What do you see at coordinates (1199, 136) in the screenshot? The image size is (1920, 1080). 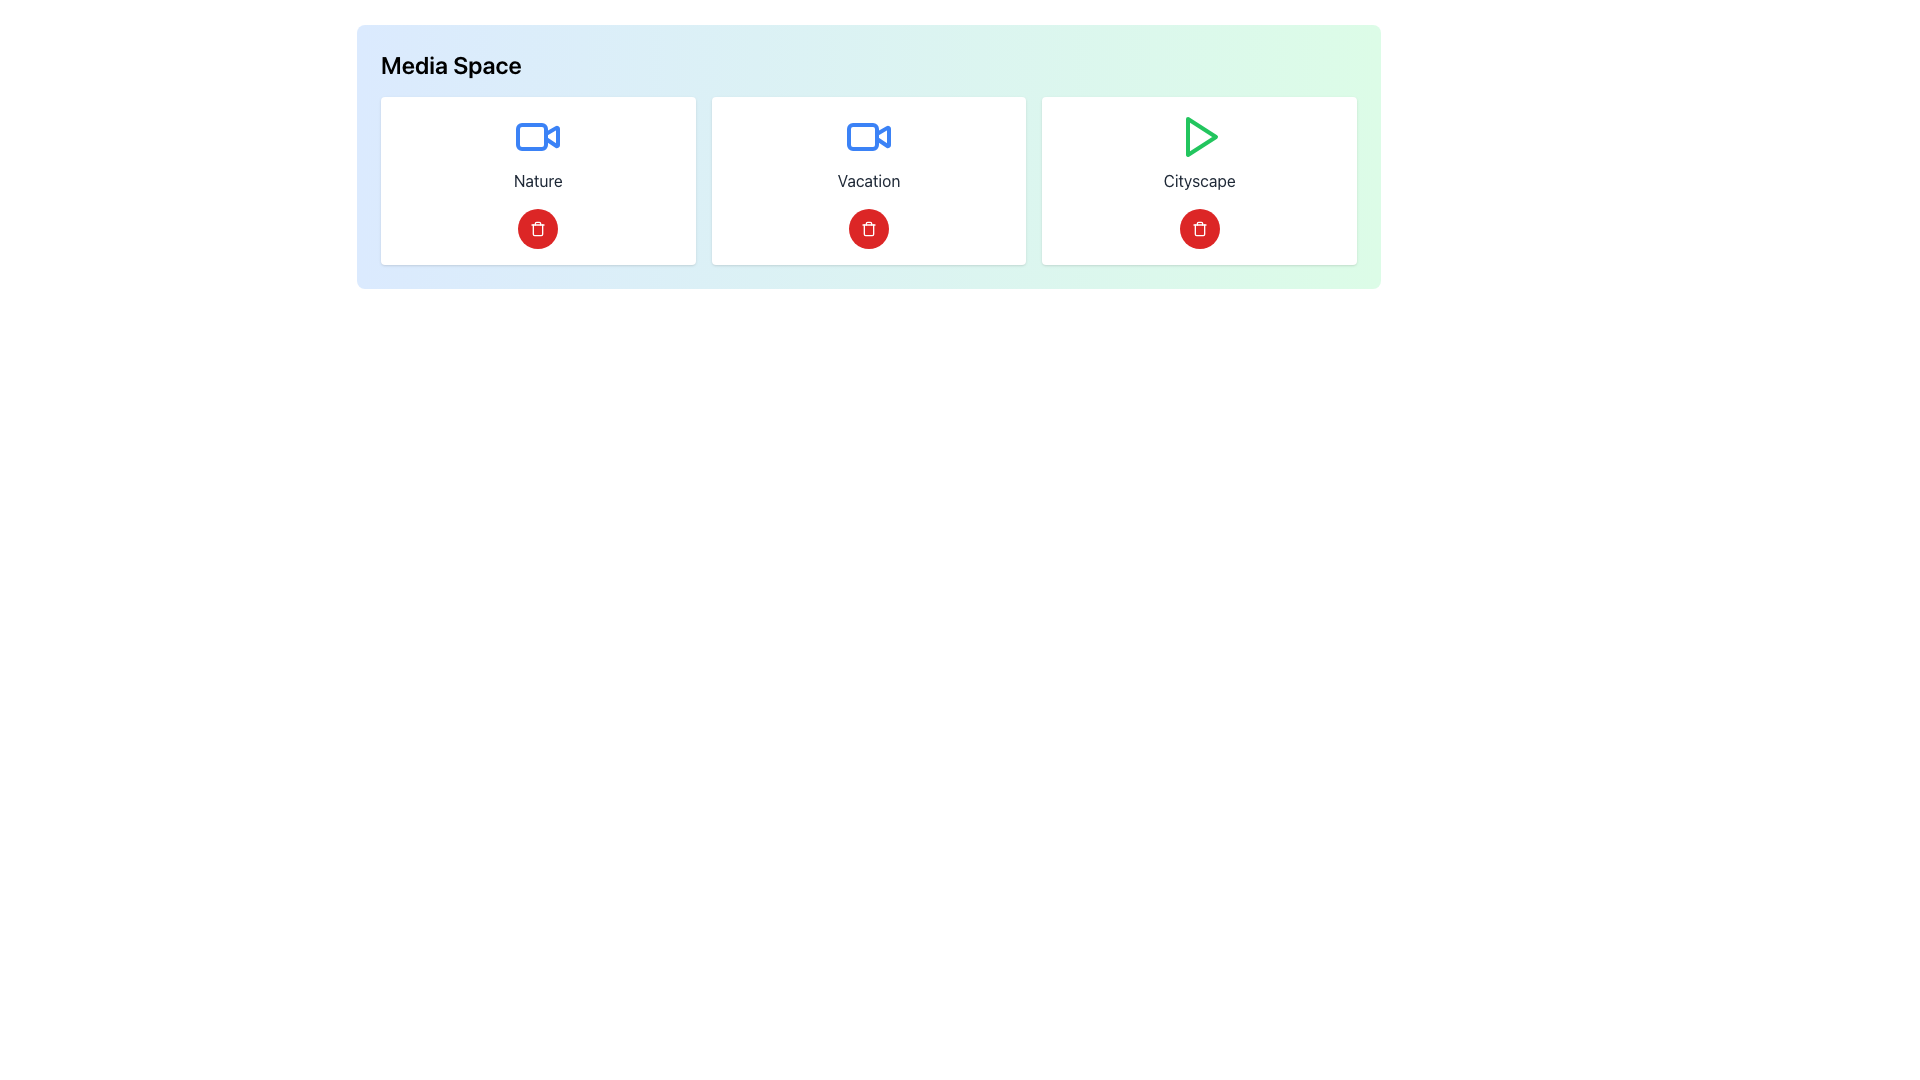 I see `the play button located at the top central part of the 'Cityscape' card to initiate playback` at bounding box center [1199, 136].